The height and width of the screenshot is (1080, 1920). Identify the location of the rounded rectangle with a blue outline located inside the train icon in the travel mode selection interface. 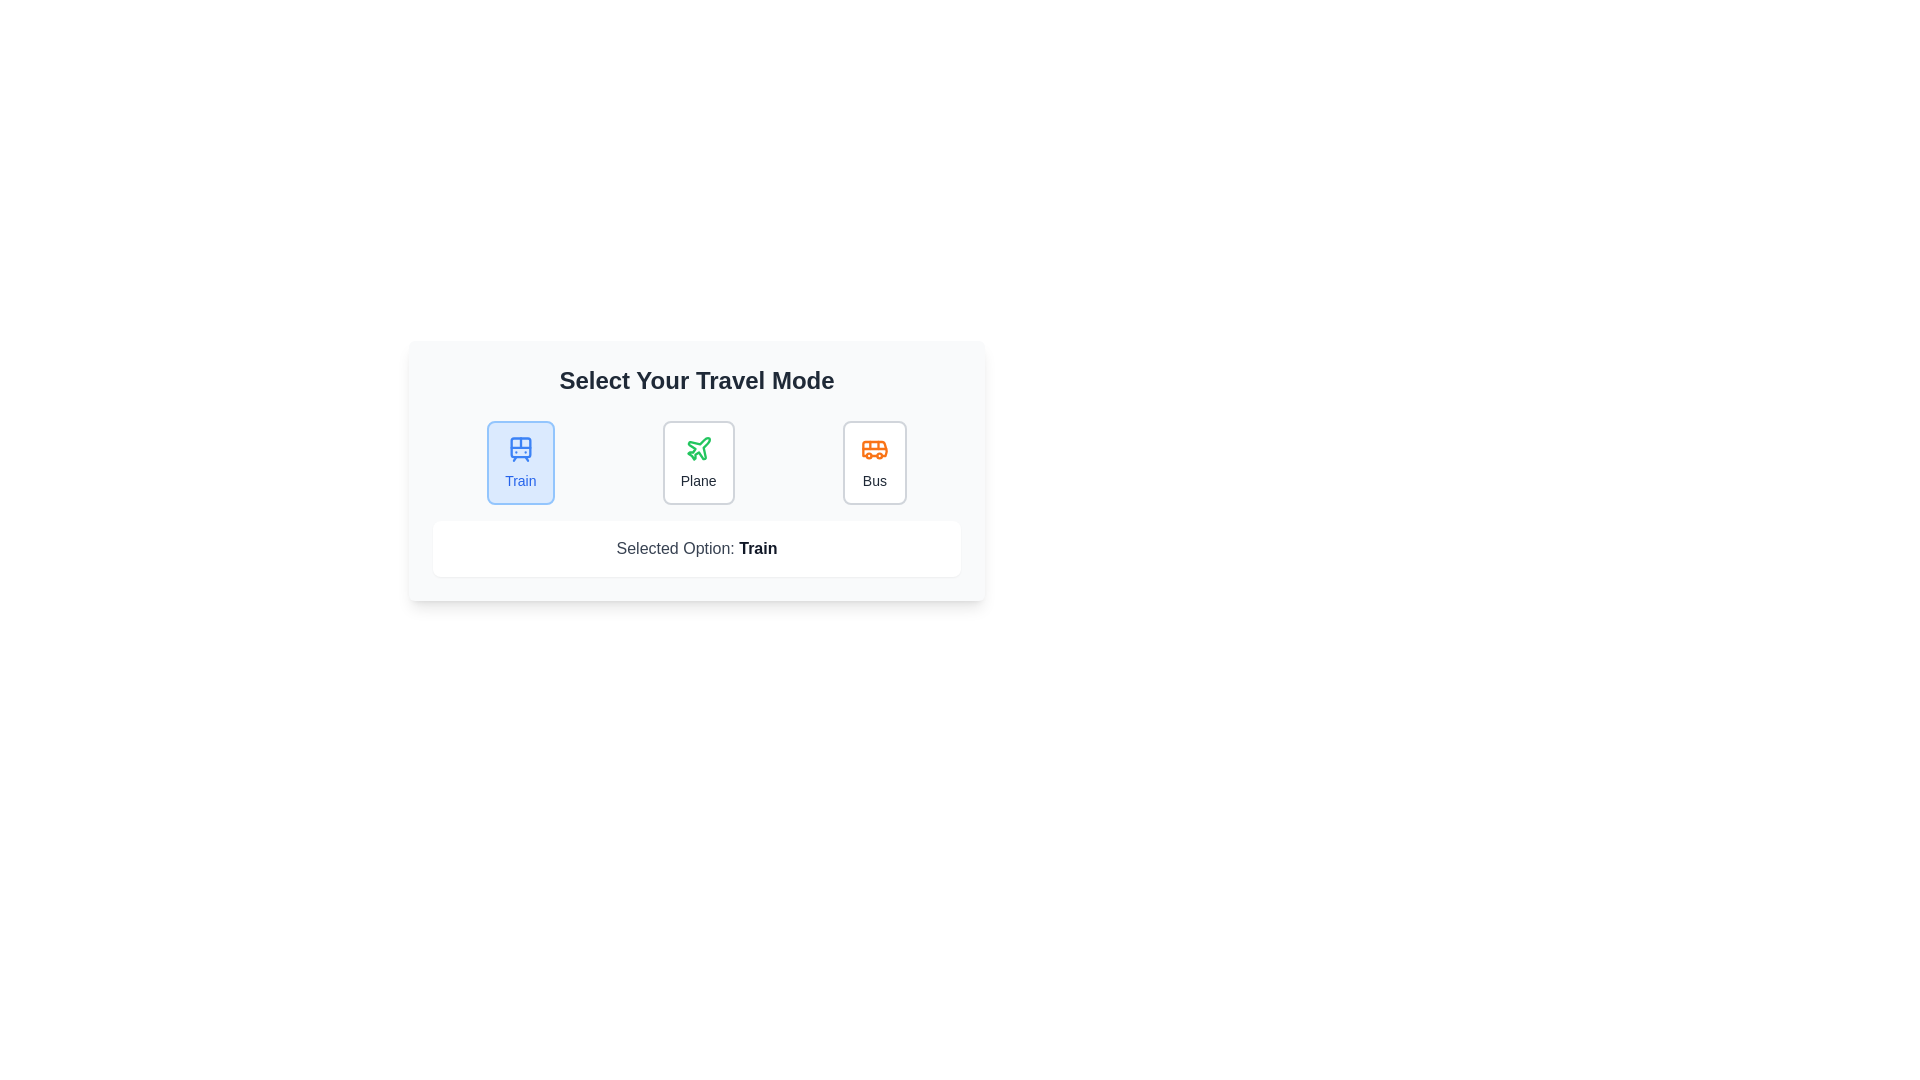
(520, 446).